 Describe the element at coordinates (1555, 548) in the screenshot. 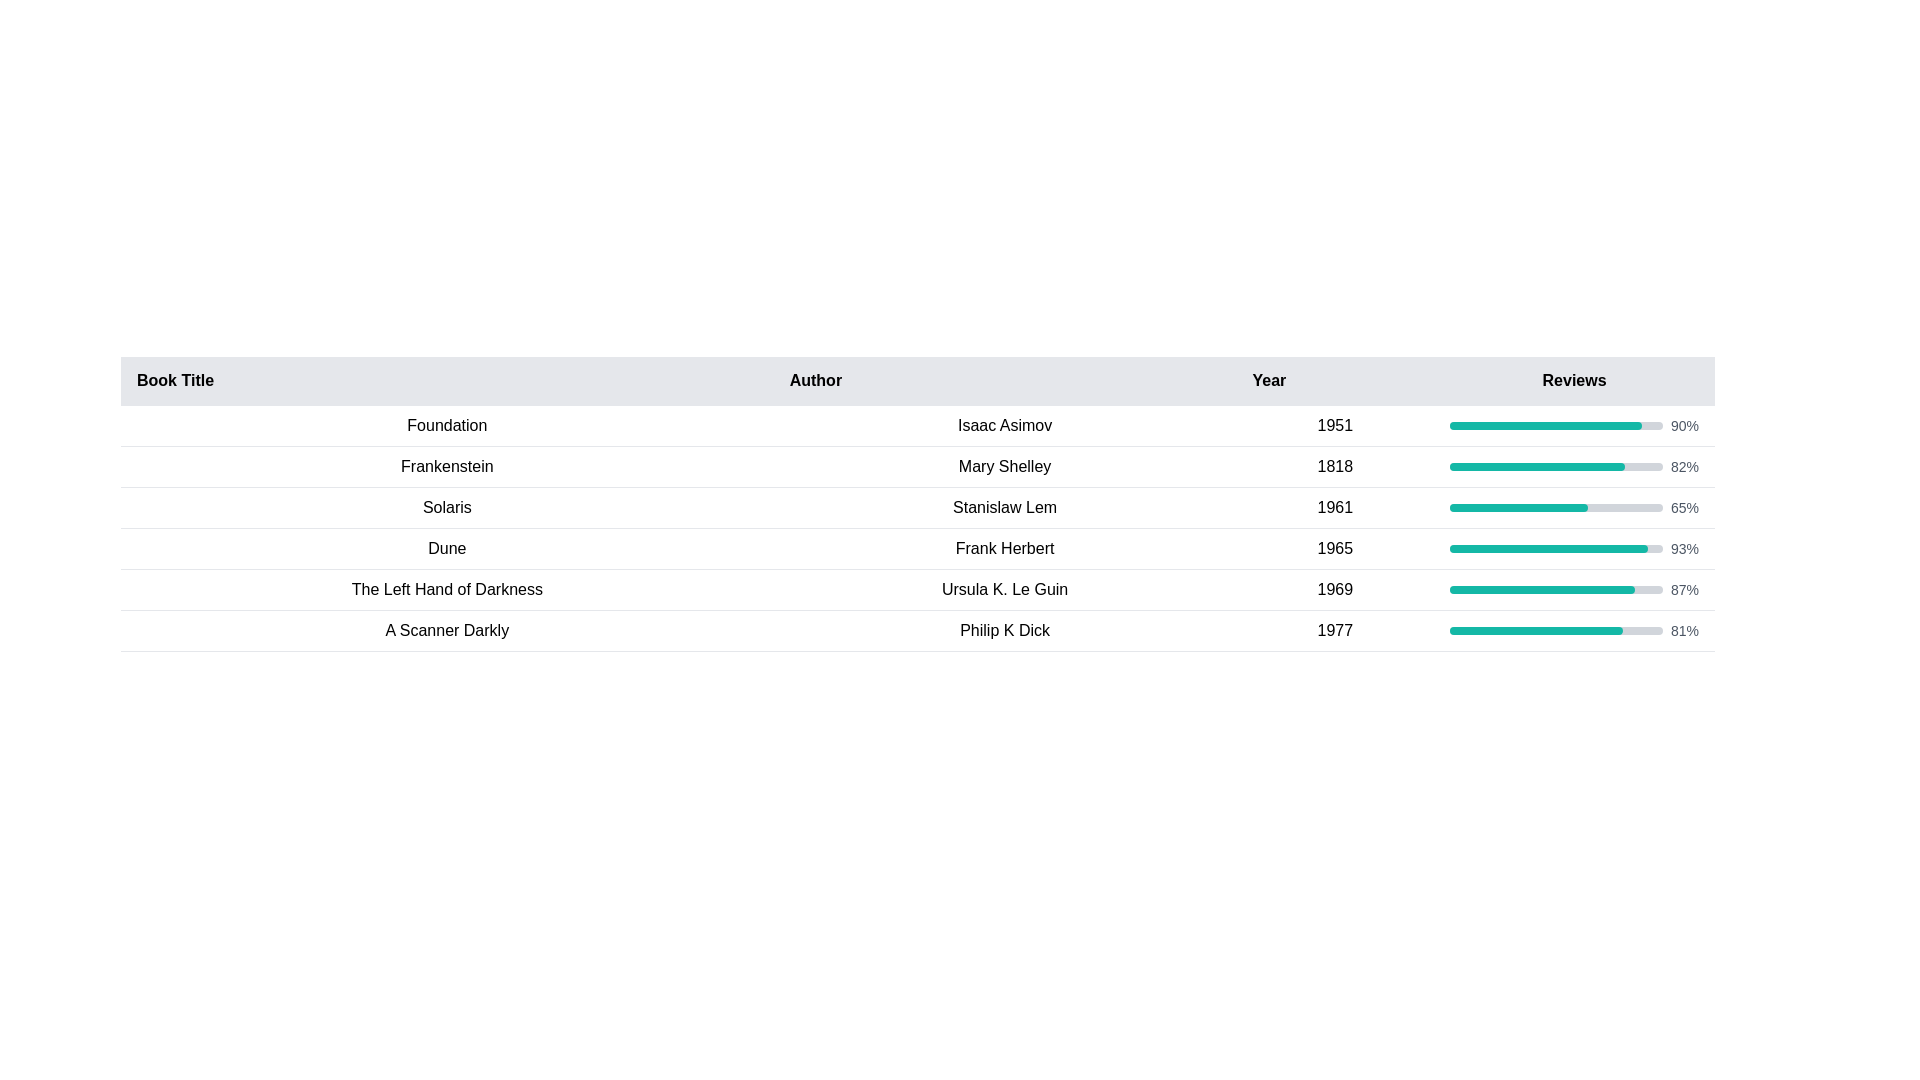

I see `the progress bar indicating the rating for the book 'Dune', which is located in the reviews column of the corresponding row` at that location.